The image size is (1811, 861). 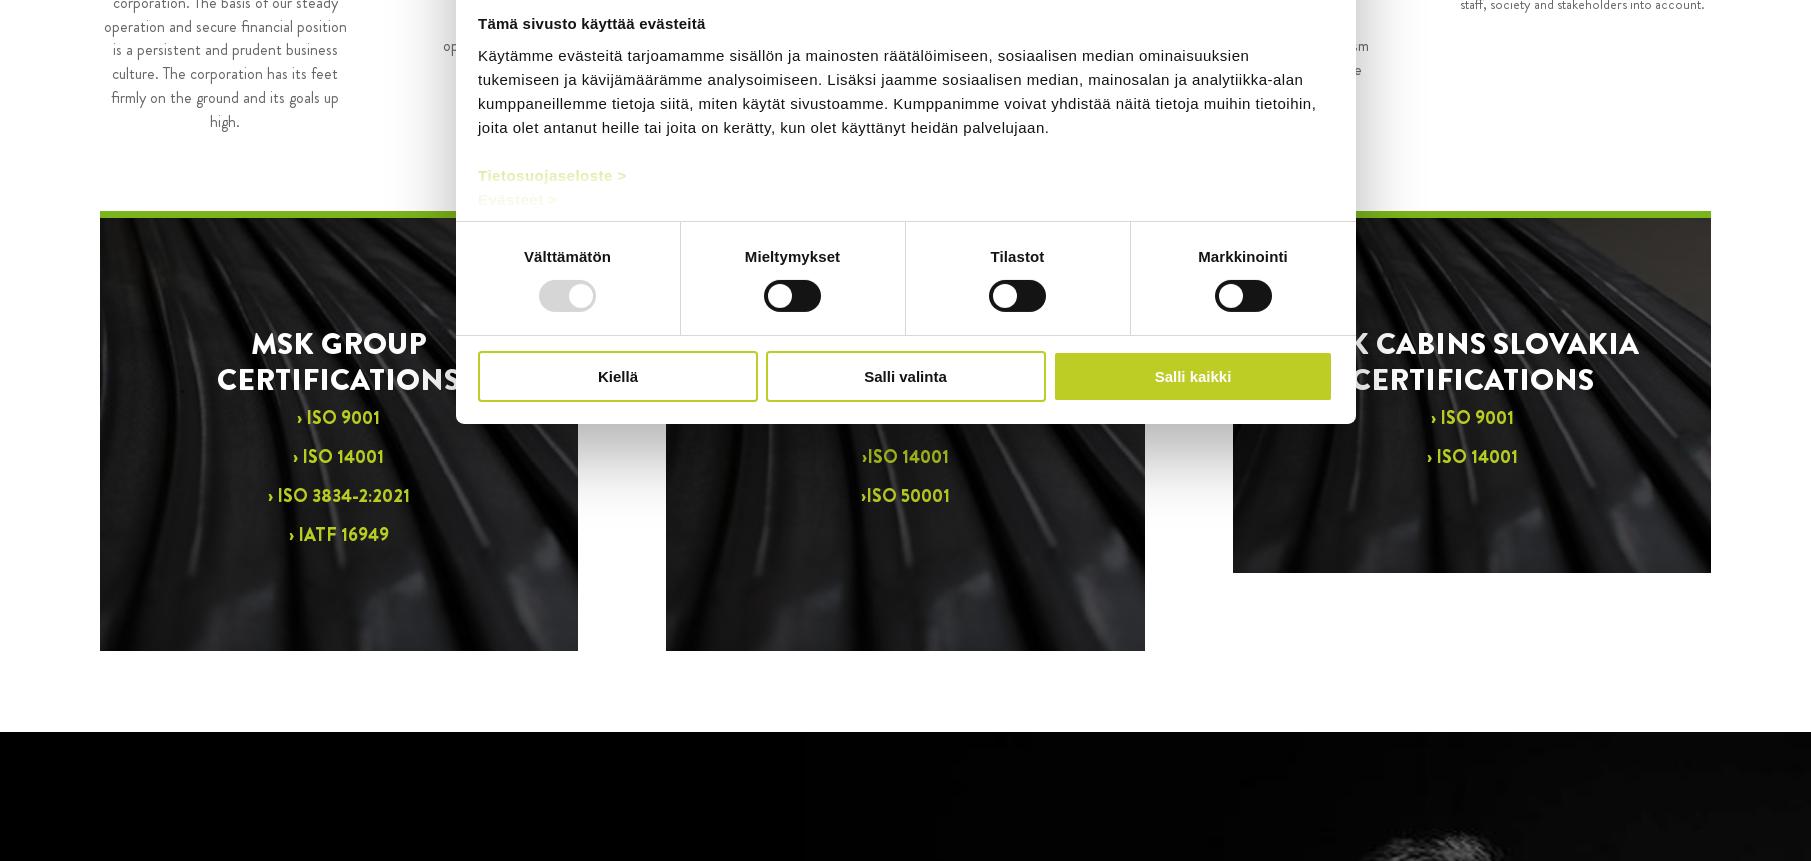 What do you see at coordinates (477, 23) in the screenshot?
I see `'Tämä sivusto käyttää evästeitä'` at bounding box center [477, 23].